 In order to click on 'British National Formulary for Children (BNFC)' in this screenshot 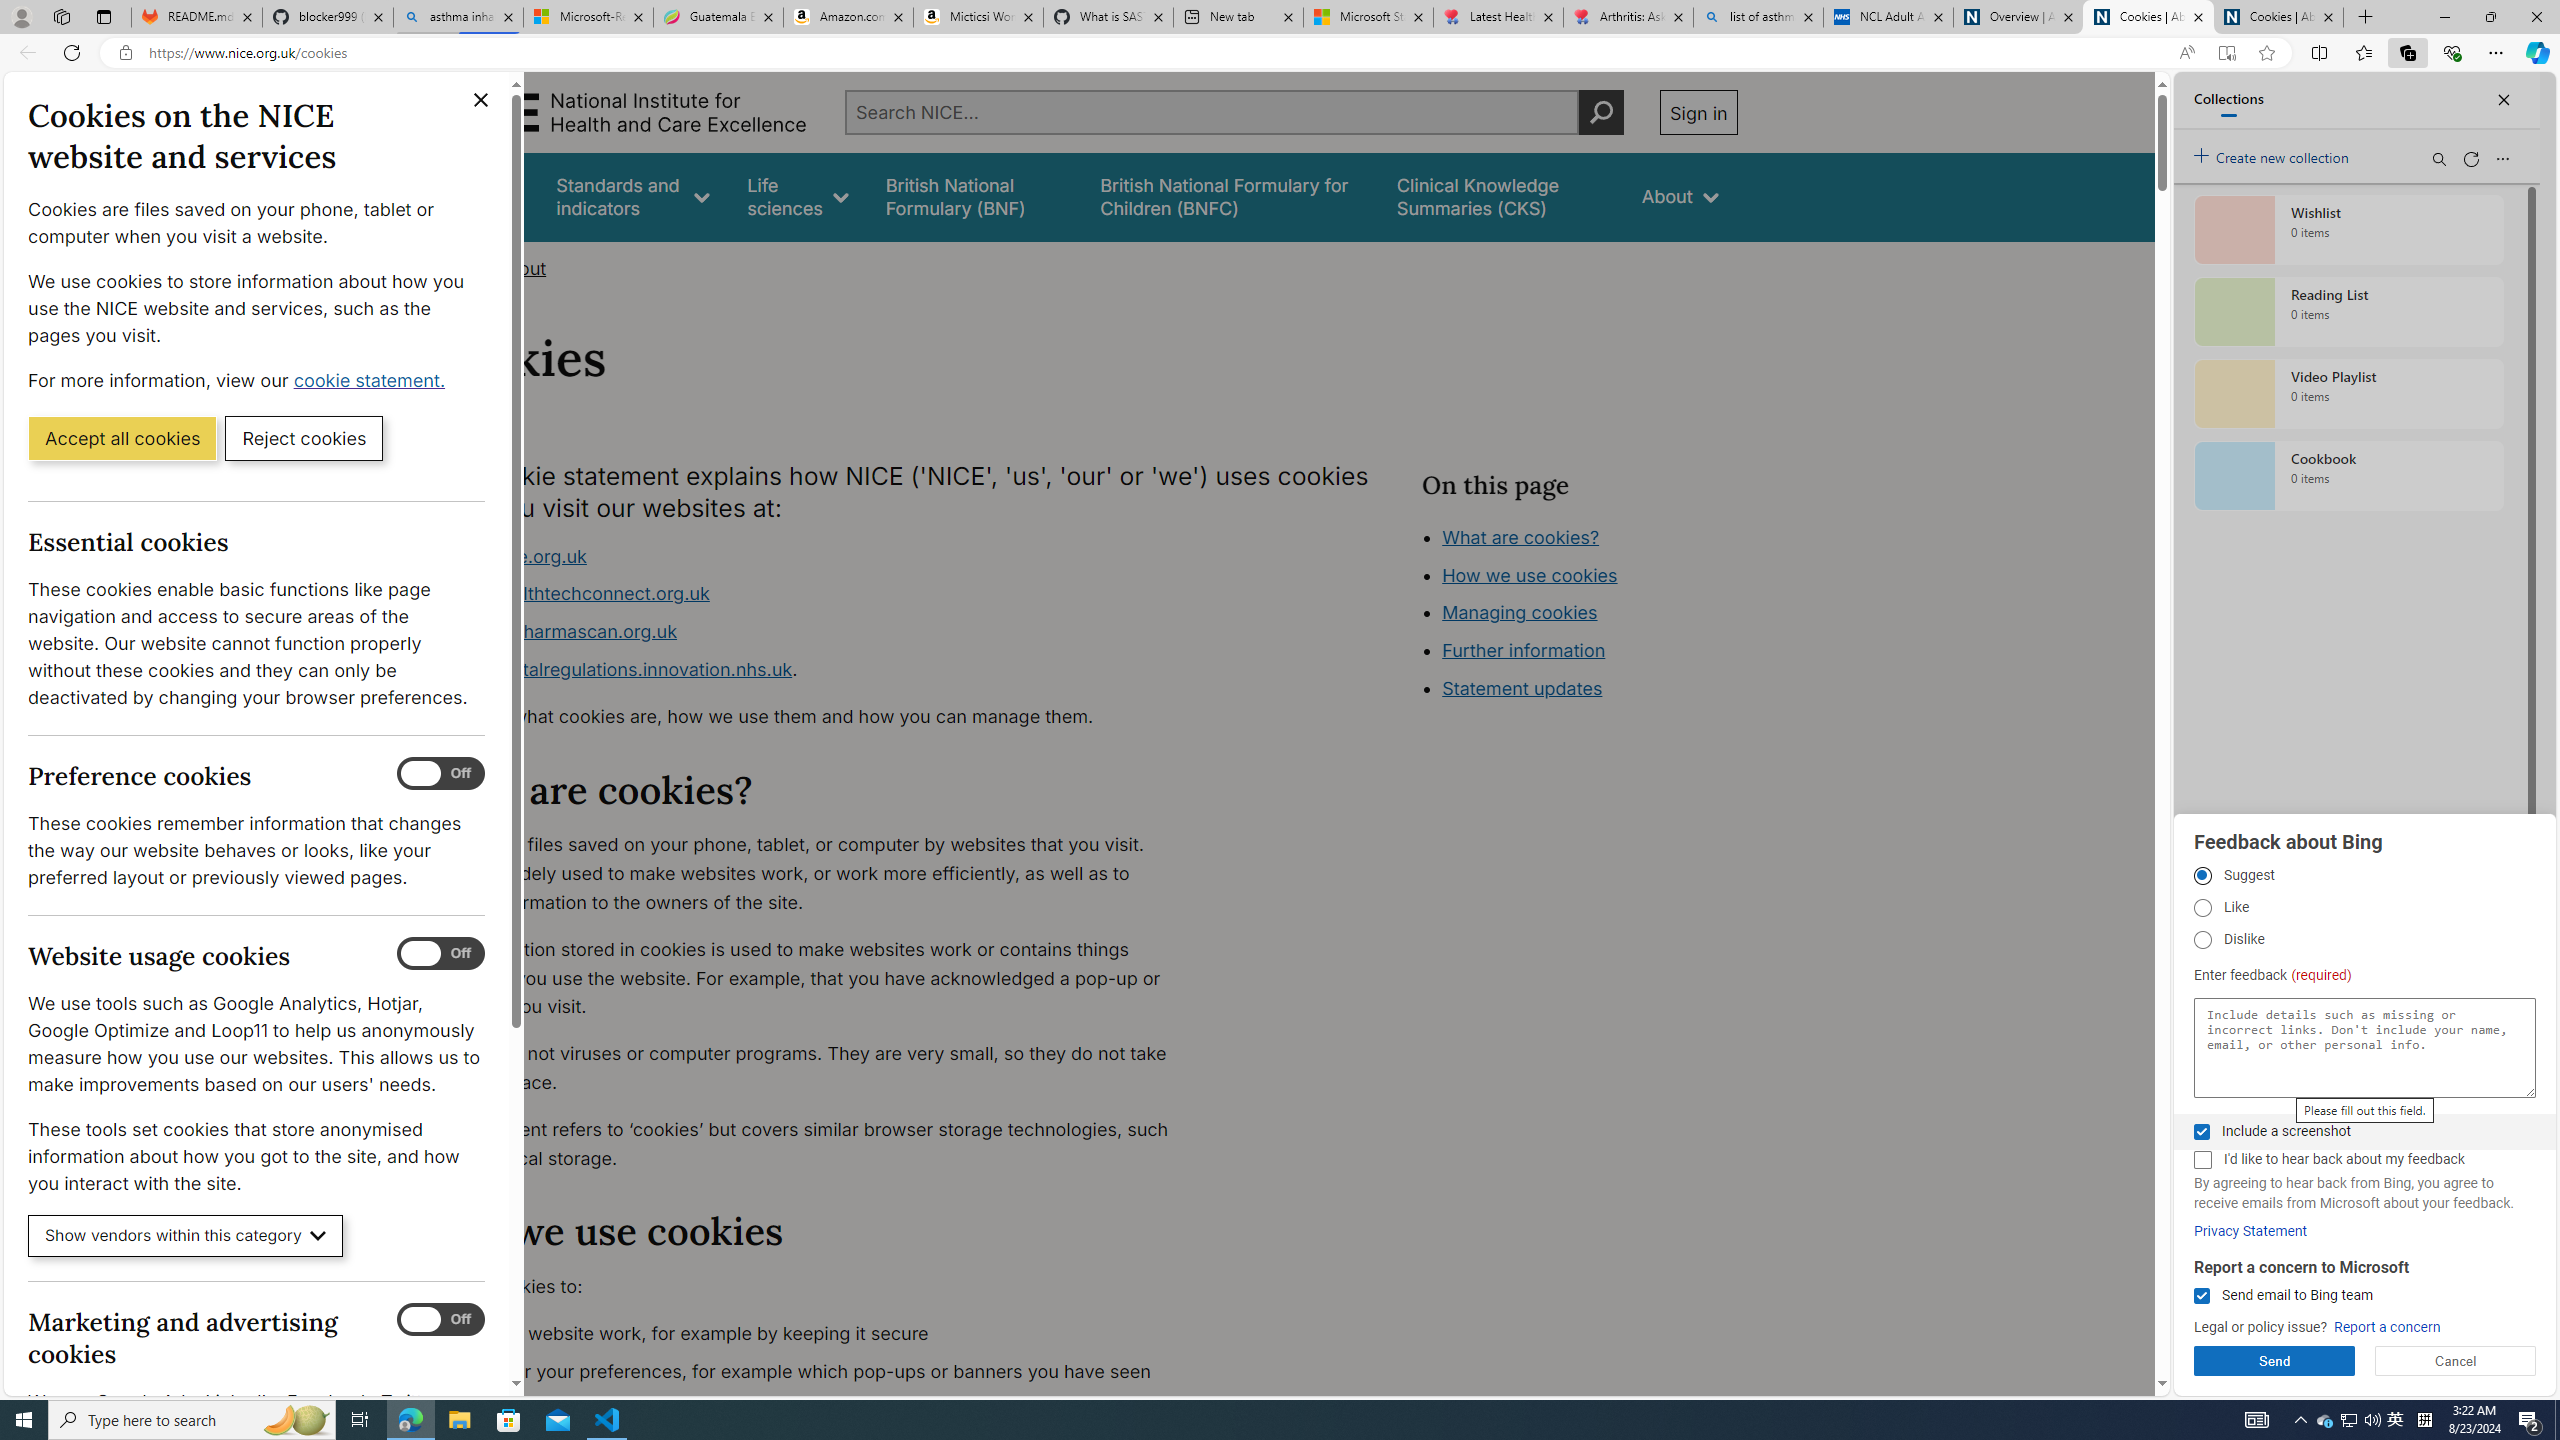, I will do `click(1231, 196)`.